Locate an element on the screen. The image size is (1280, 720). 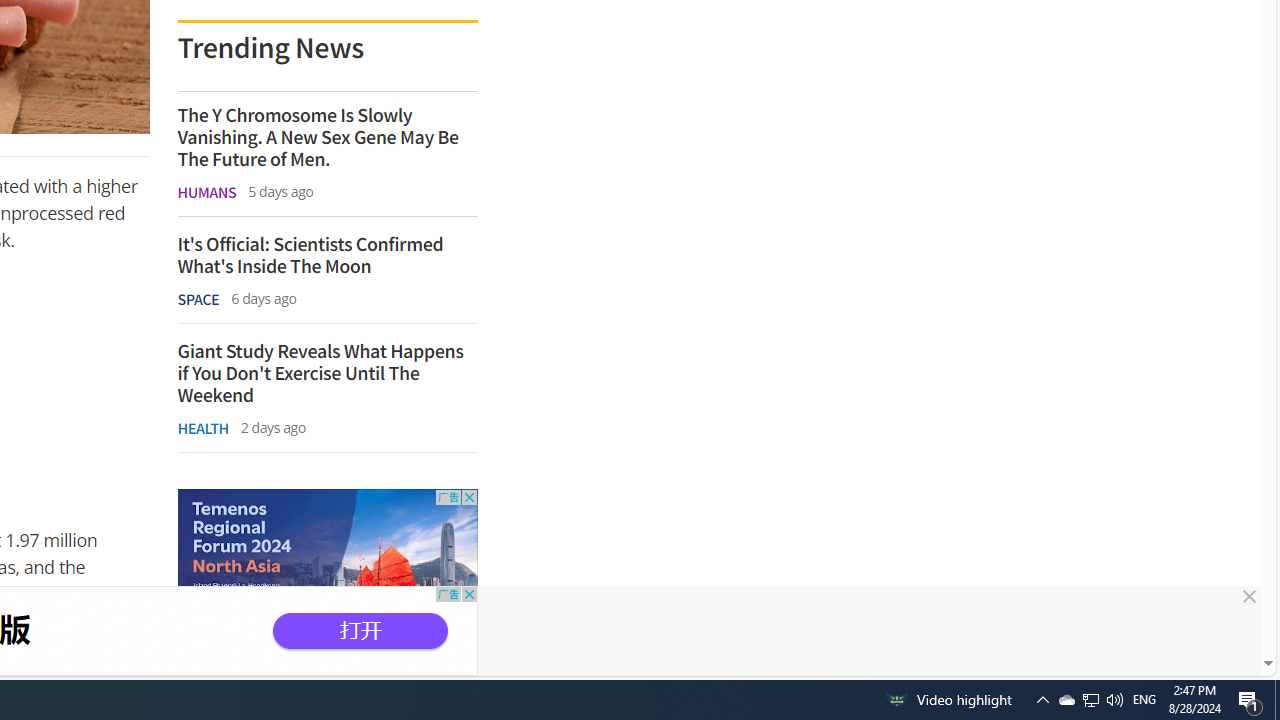
'It' is located at coordinates (327, 254).